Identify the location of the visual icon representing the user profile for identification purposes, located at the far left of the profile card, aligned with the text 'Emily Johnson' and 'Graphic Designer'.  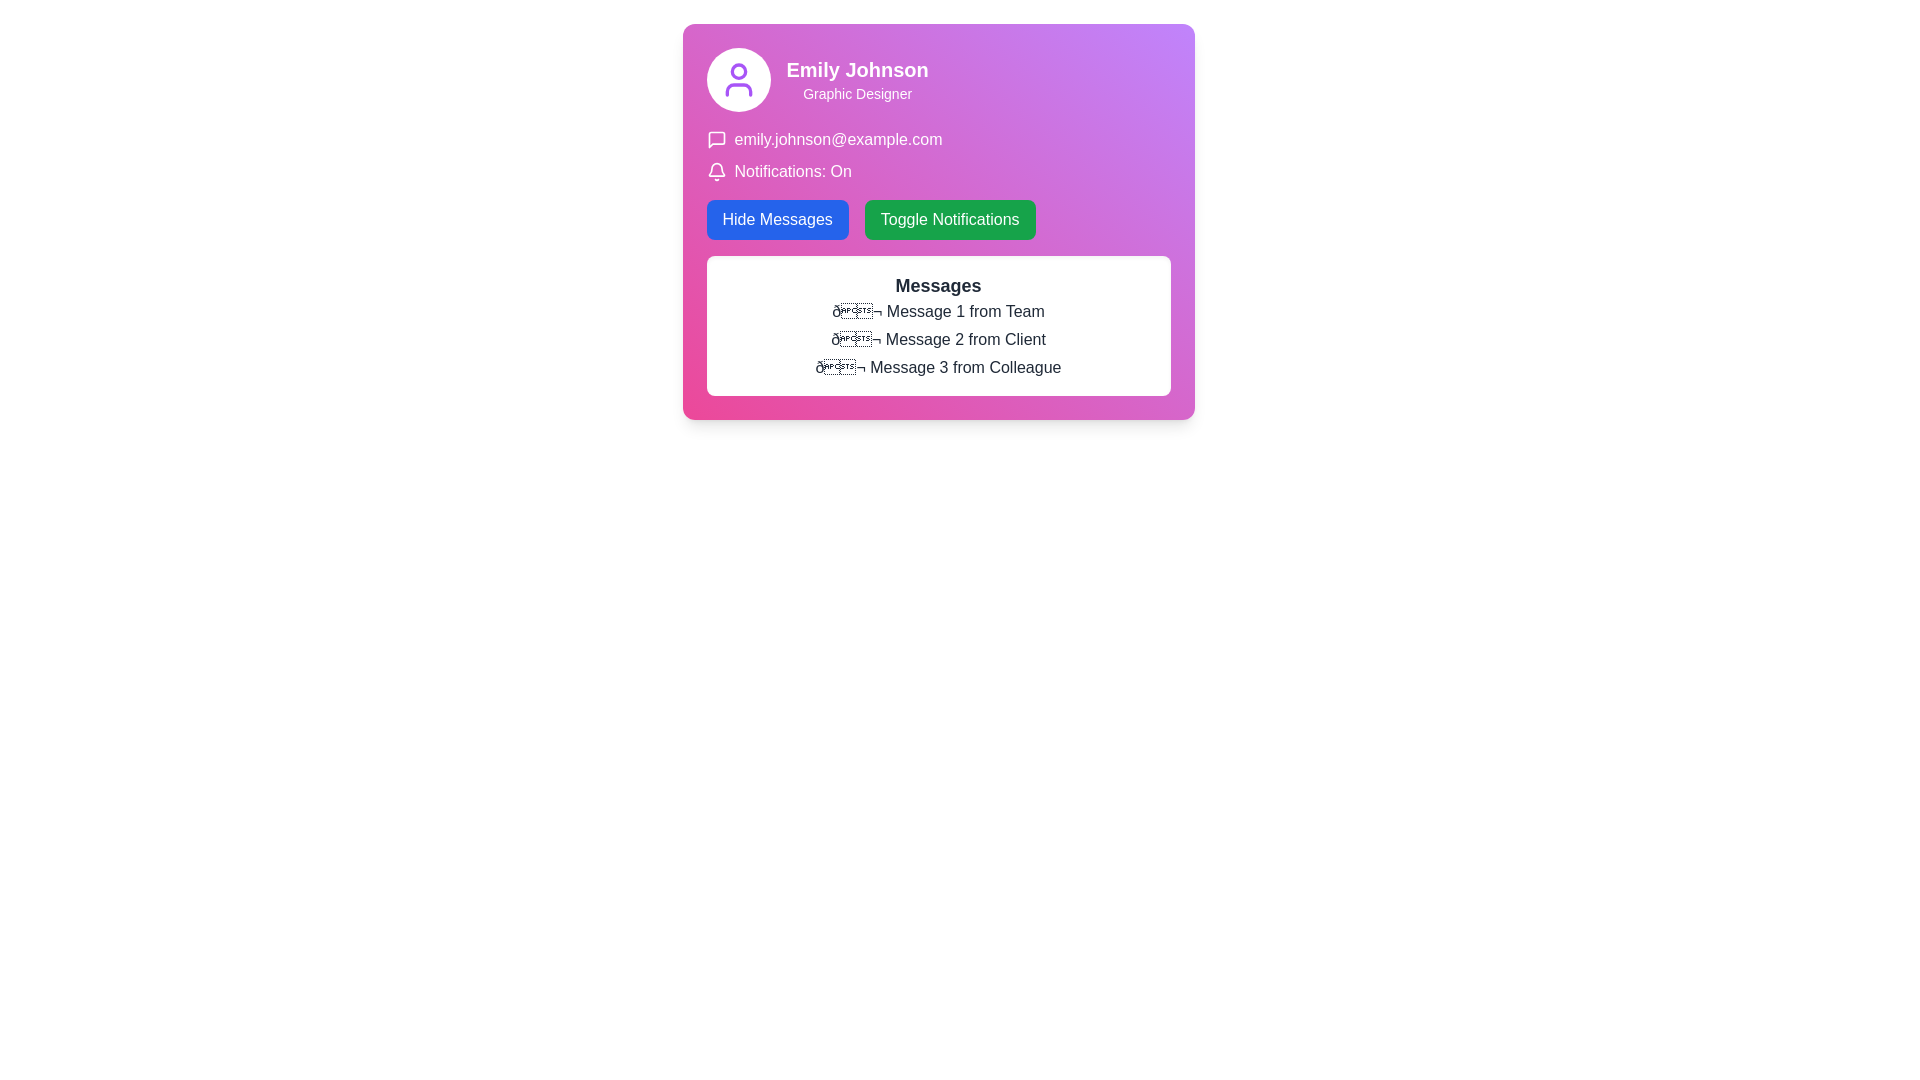
(737, 79).